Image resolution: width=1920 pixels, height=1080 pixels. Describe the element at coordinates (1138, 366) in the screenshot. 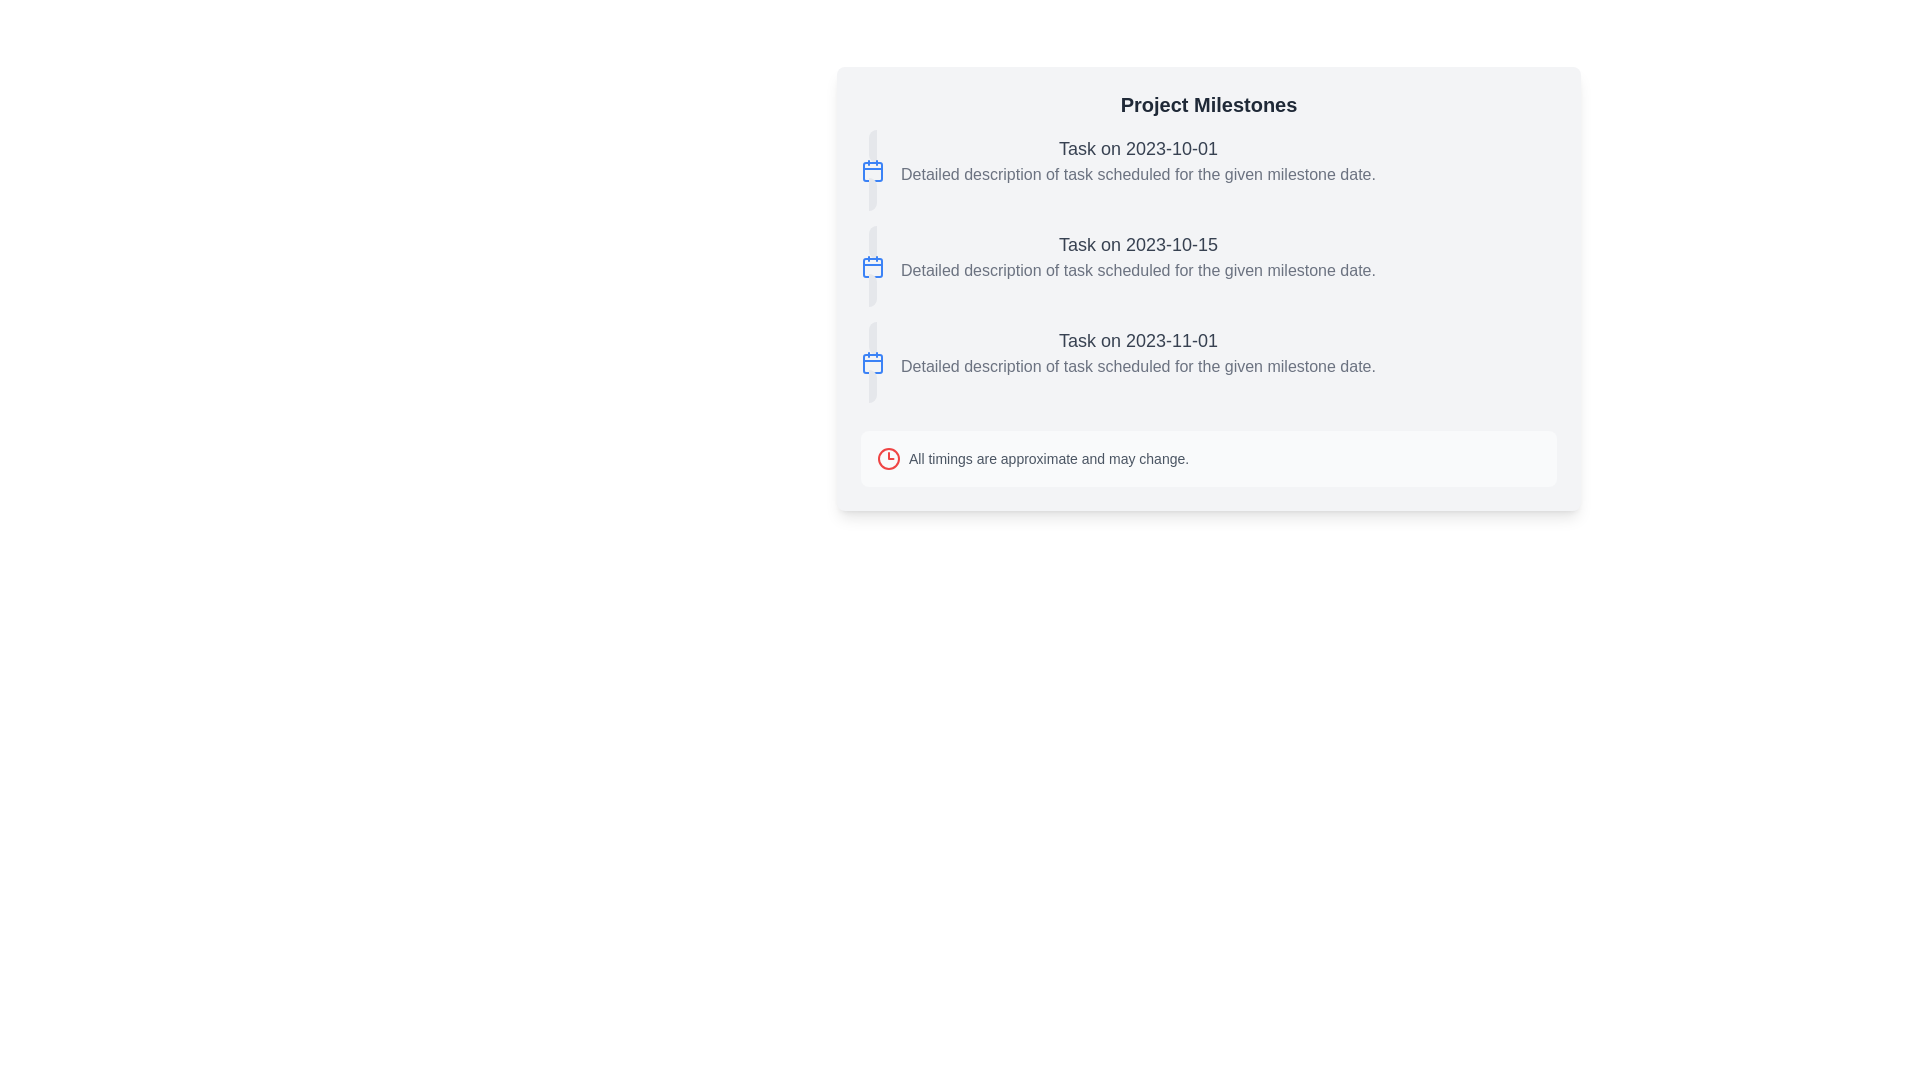

I see `the text label displaying 'Detailed description of task scheduled for the given milestone date.' for accessibility purposes` at that location.